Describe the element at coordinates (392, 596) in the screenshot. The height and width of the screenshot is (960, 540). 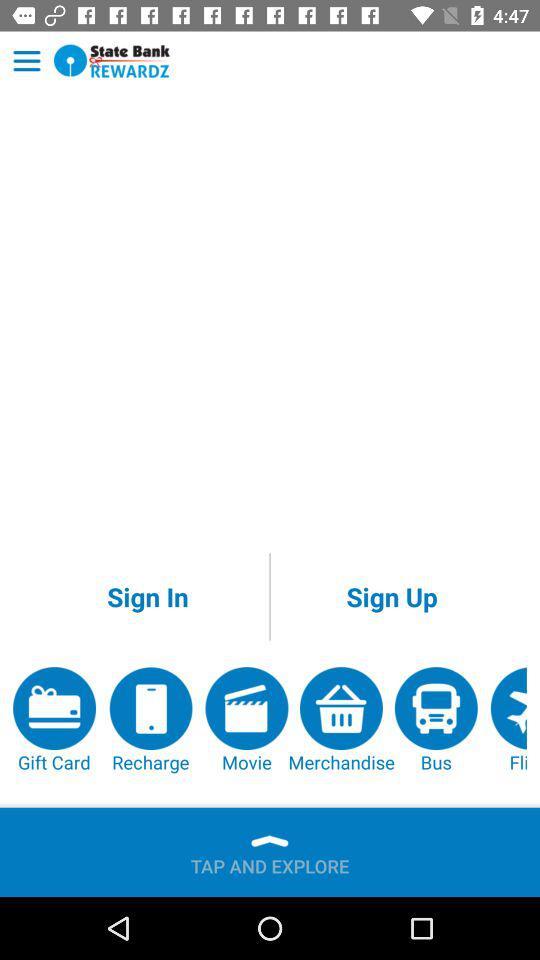
I see `item on the right` at that location.